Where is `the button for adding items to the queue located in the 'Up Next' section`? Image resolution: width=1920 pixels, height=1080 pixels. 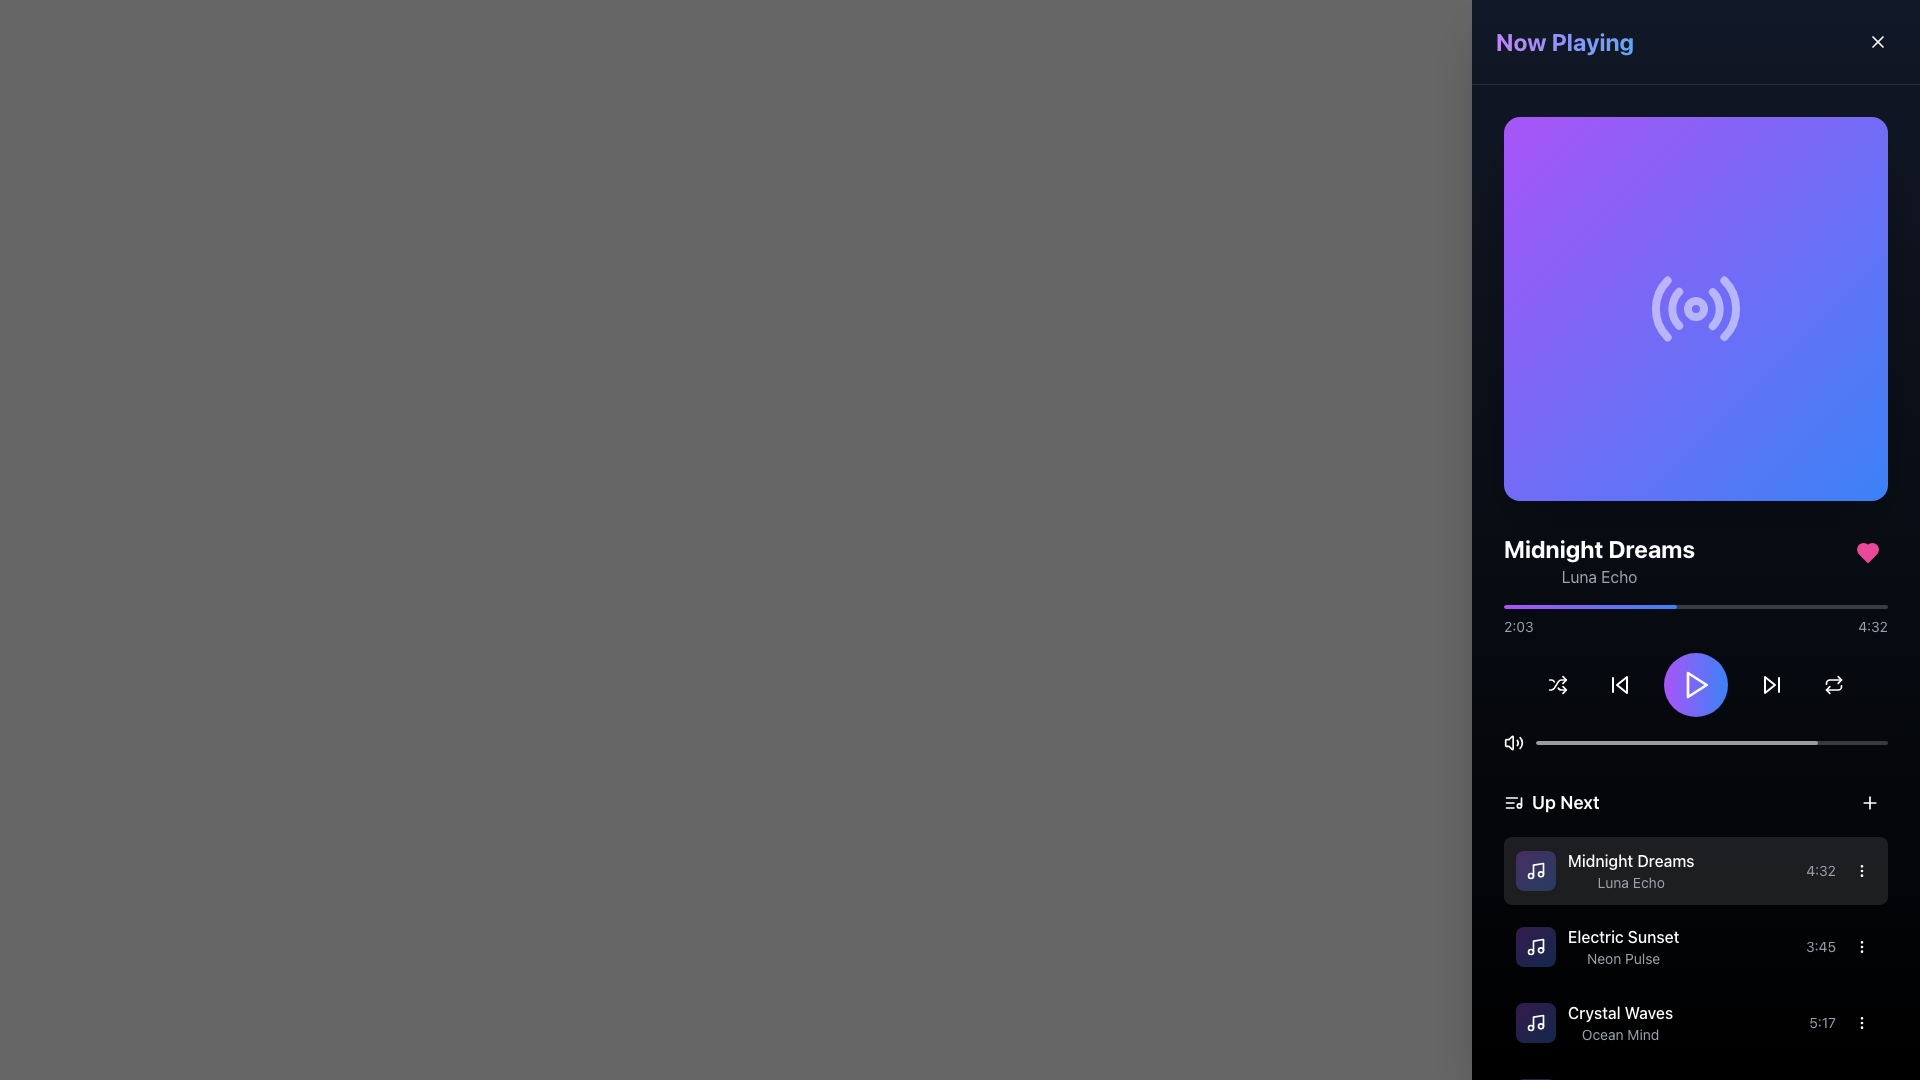 the button for adding items to the queue located in the 'Up Next' section is located at coordinates (1869, 801).